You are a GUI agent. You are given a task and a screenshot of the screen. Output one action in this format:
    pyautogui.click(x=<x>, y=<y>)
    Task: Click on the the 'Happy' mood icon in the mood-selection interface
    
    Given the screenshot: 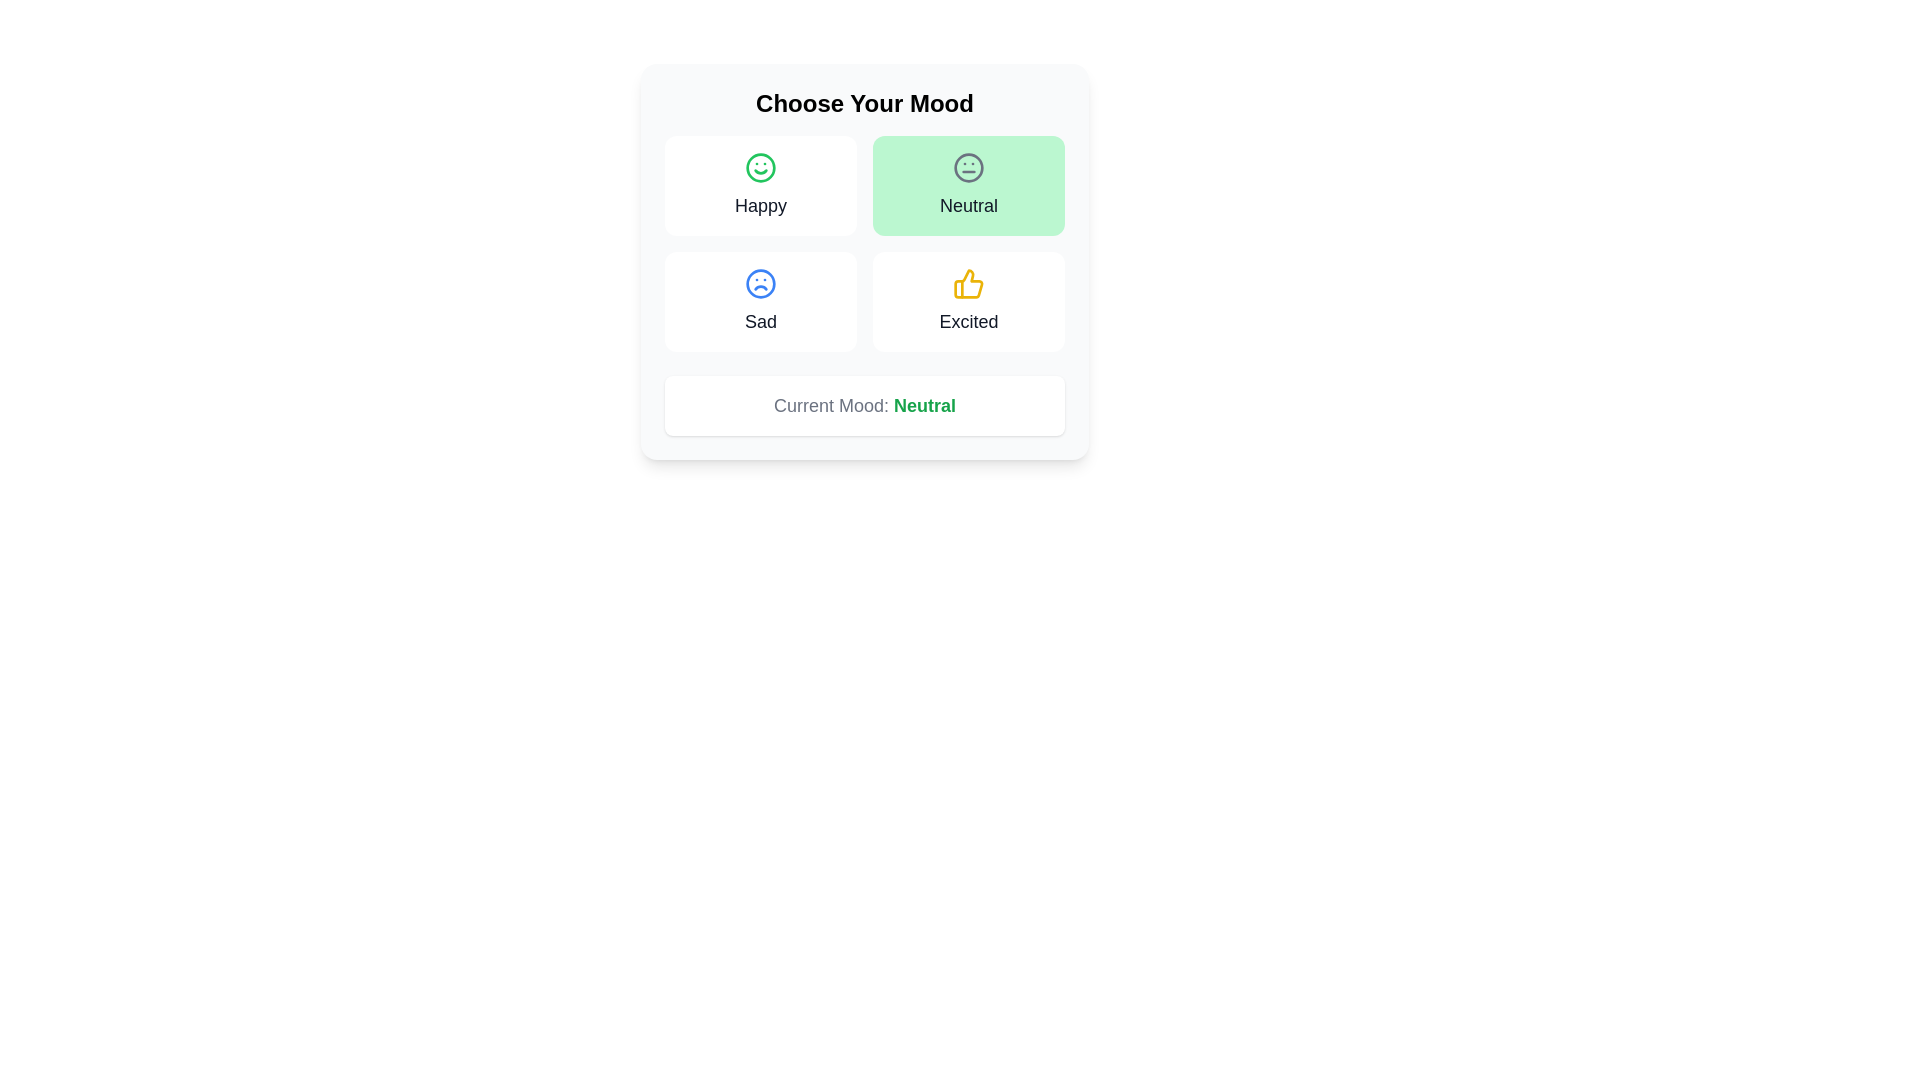 What is the action you would take?
    pyautogui.click(x=760, y=167)
    